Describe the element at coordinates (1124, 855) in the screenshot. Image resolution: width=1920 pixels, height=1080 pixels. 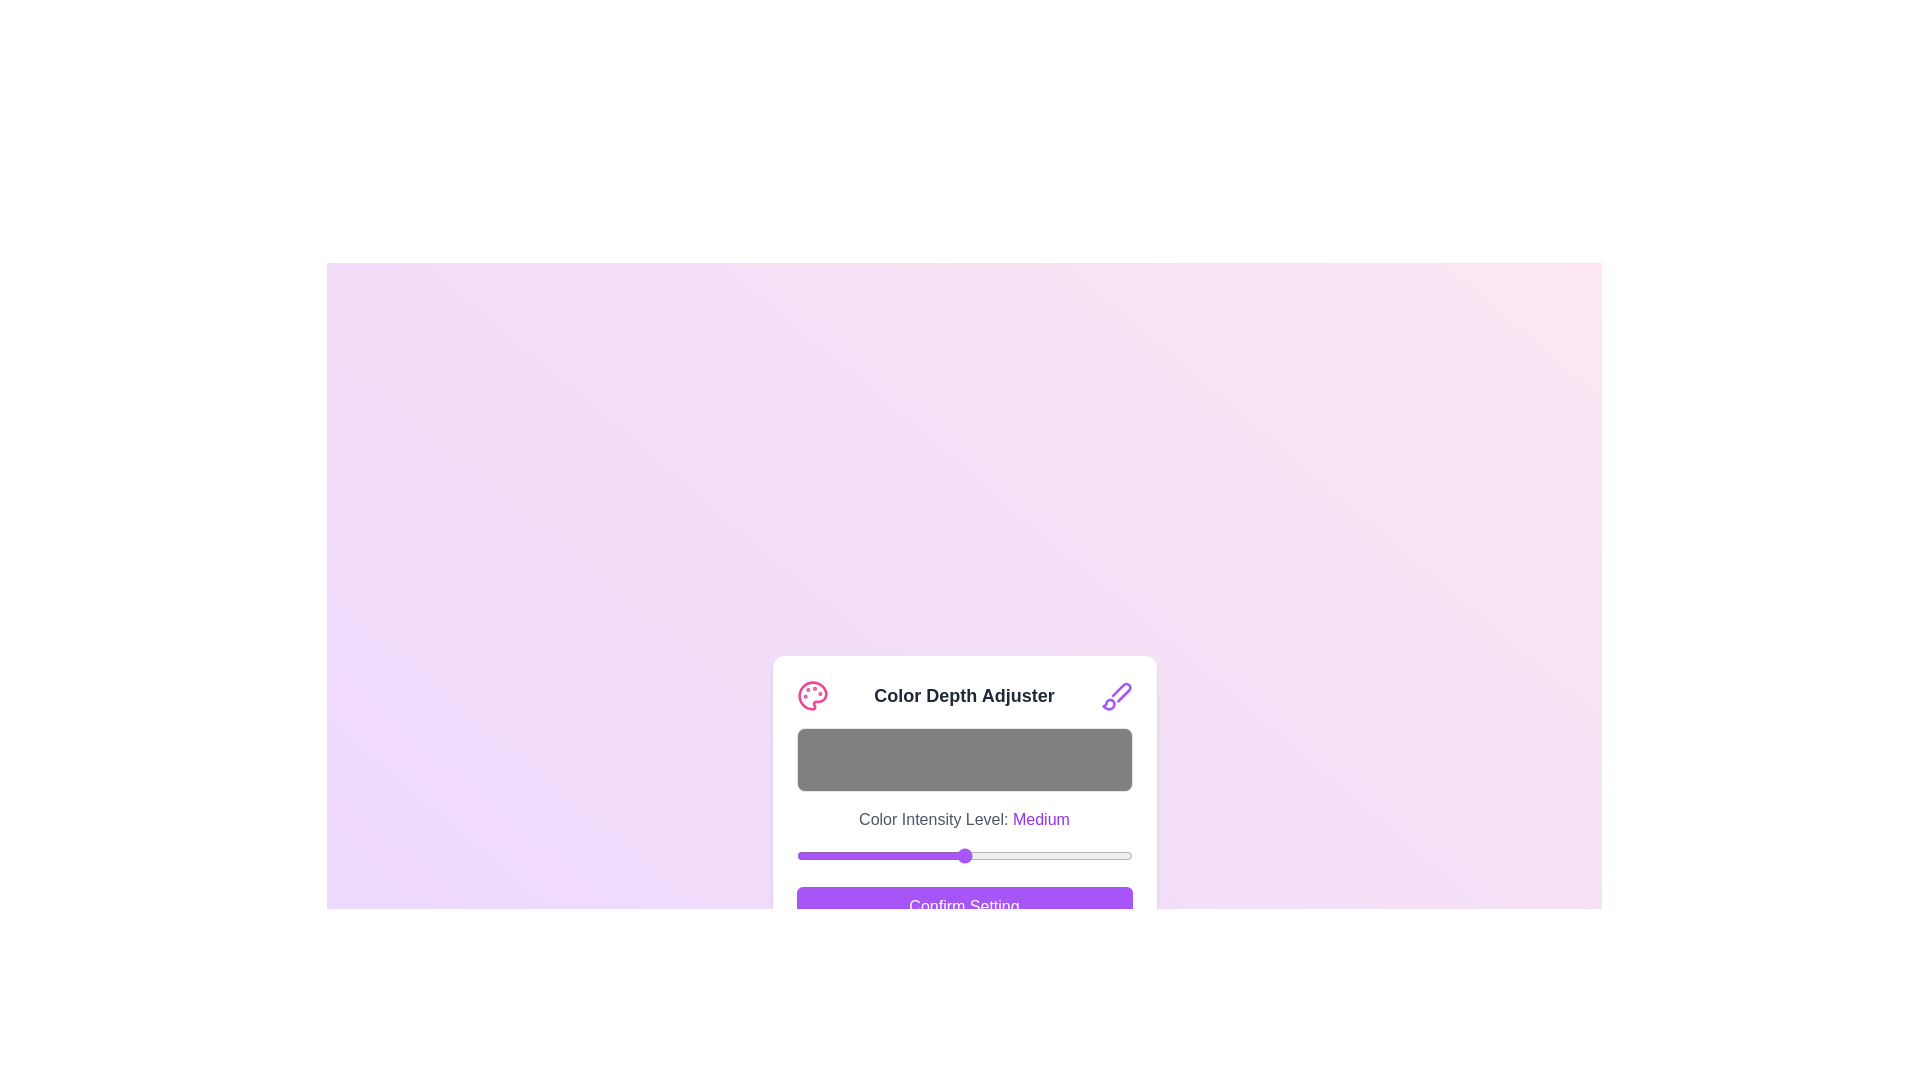
I see `the color intensity slider to 249 where 249 is a value between 0 and 255` at that location.